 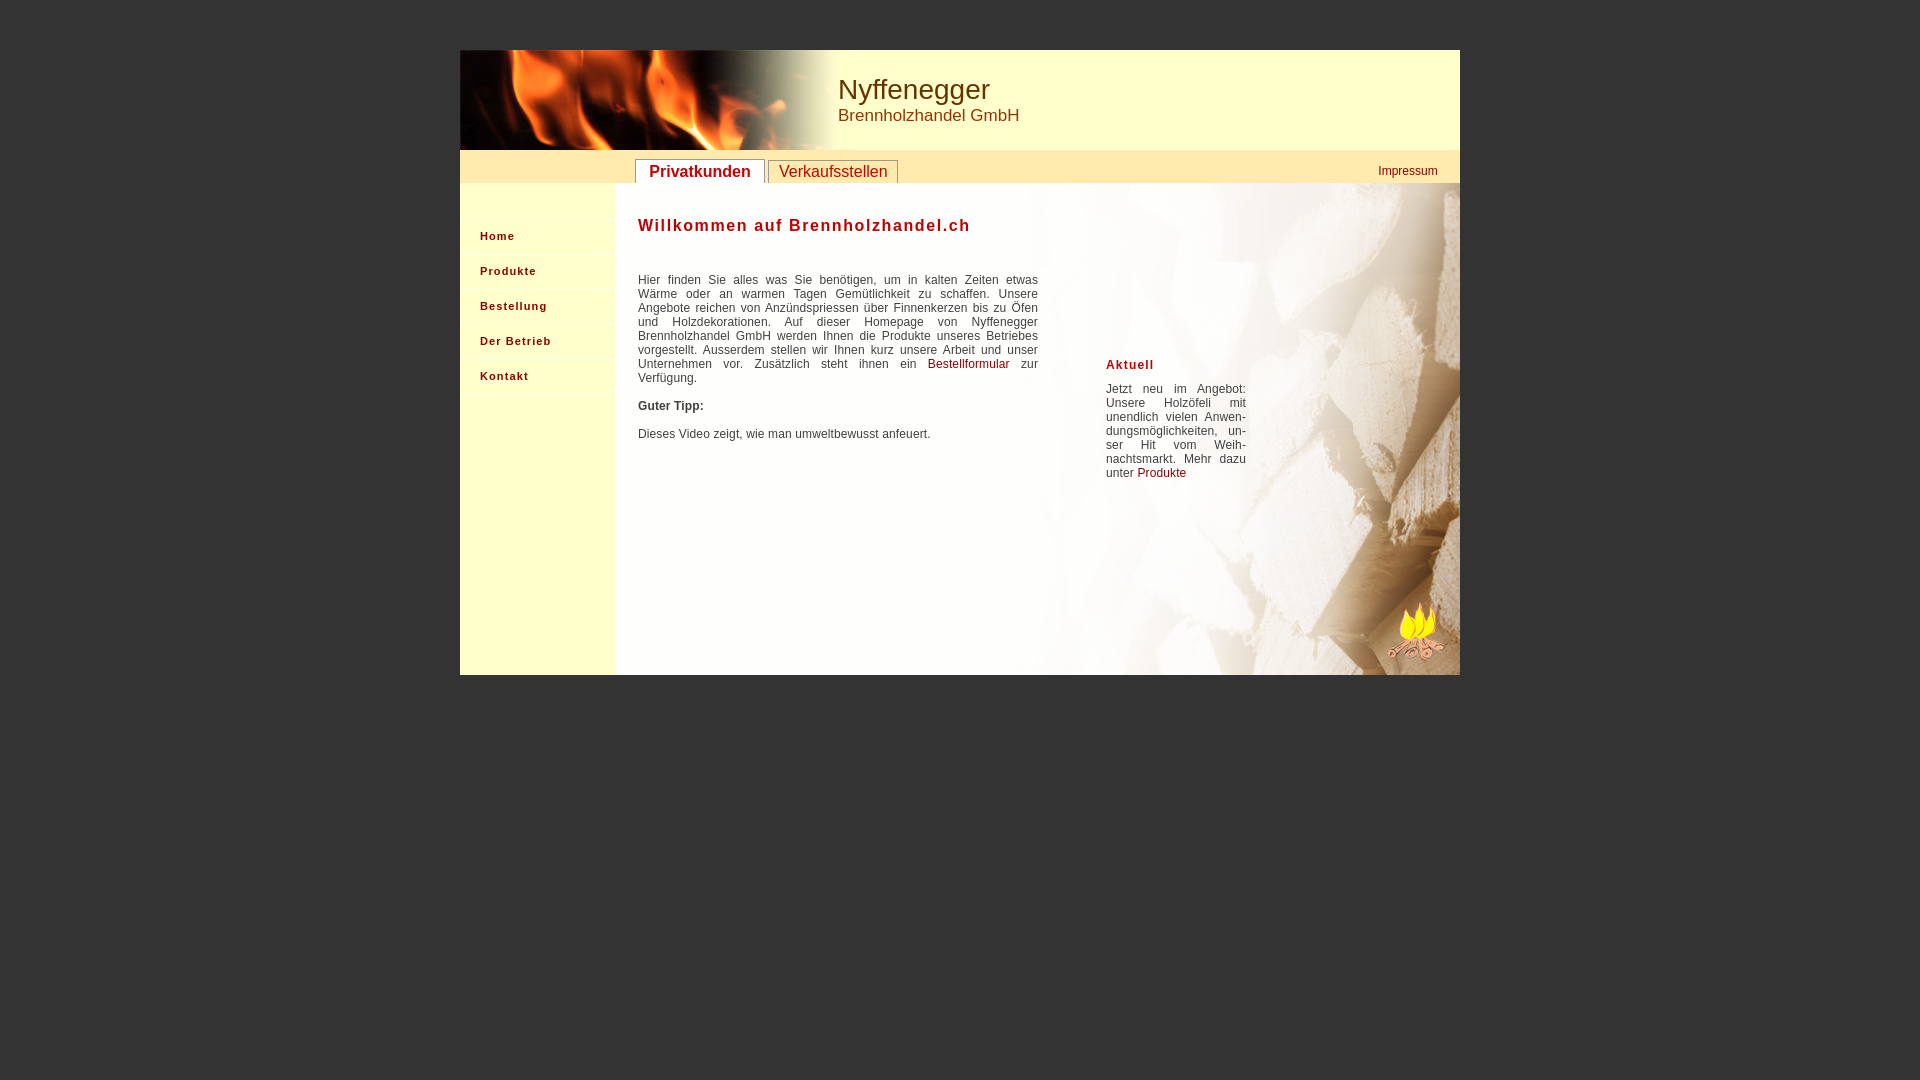 I want to click on 'Kontakt', so click(x=537, y=377).